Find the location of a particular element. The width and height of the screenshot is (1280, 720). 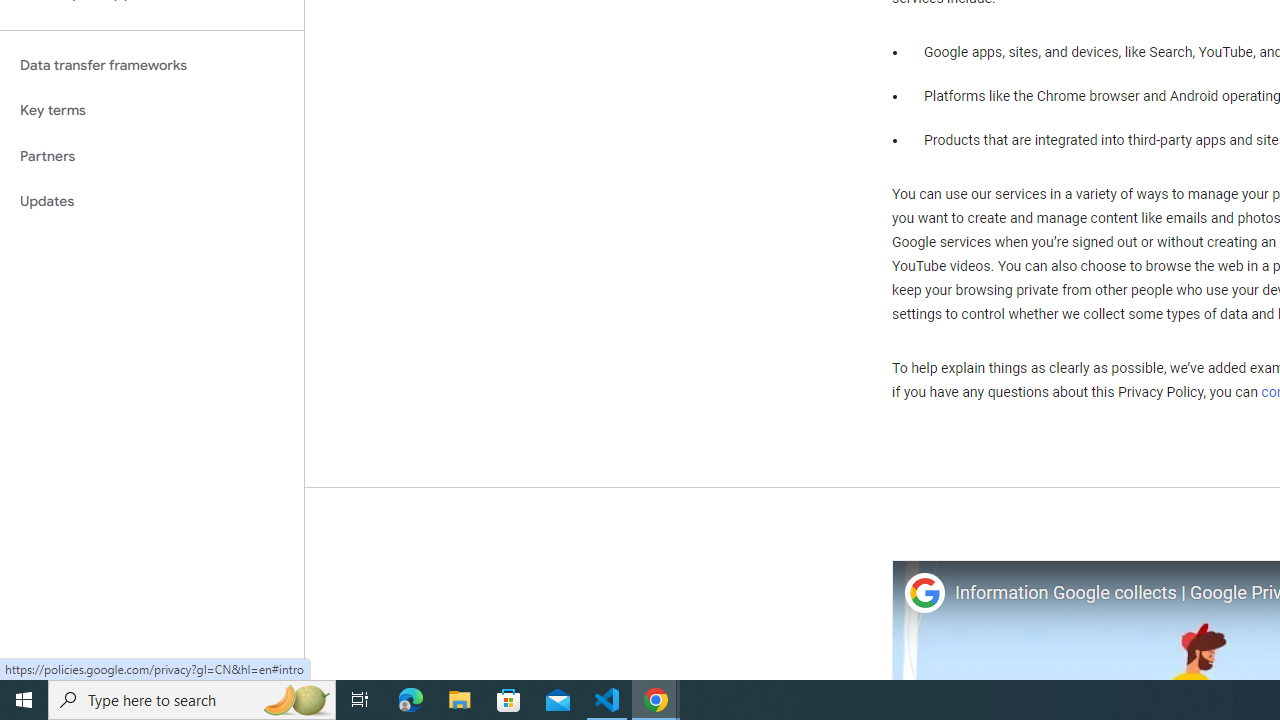

'Partners' is located at coordinates (151, 155).